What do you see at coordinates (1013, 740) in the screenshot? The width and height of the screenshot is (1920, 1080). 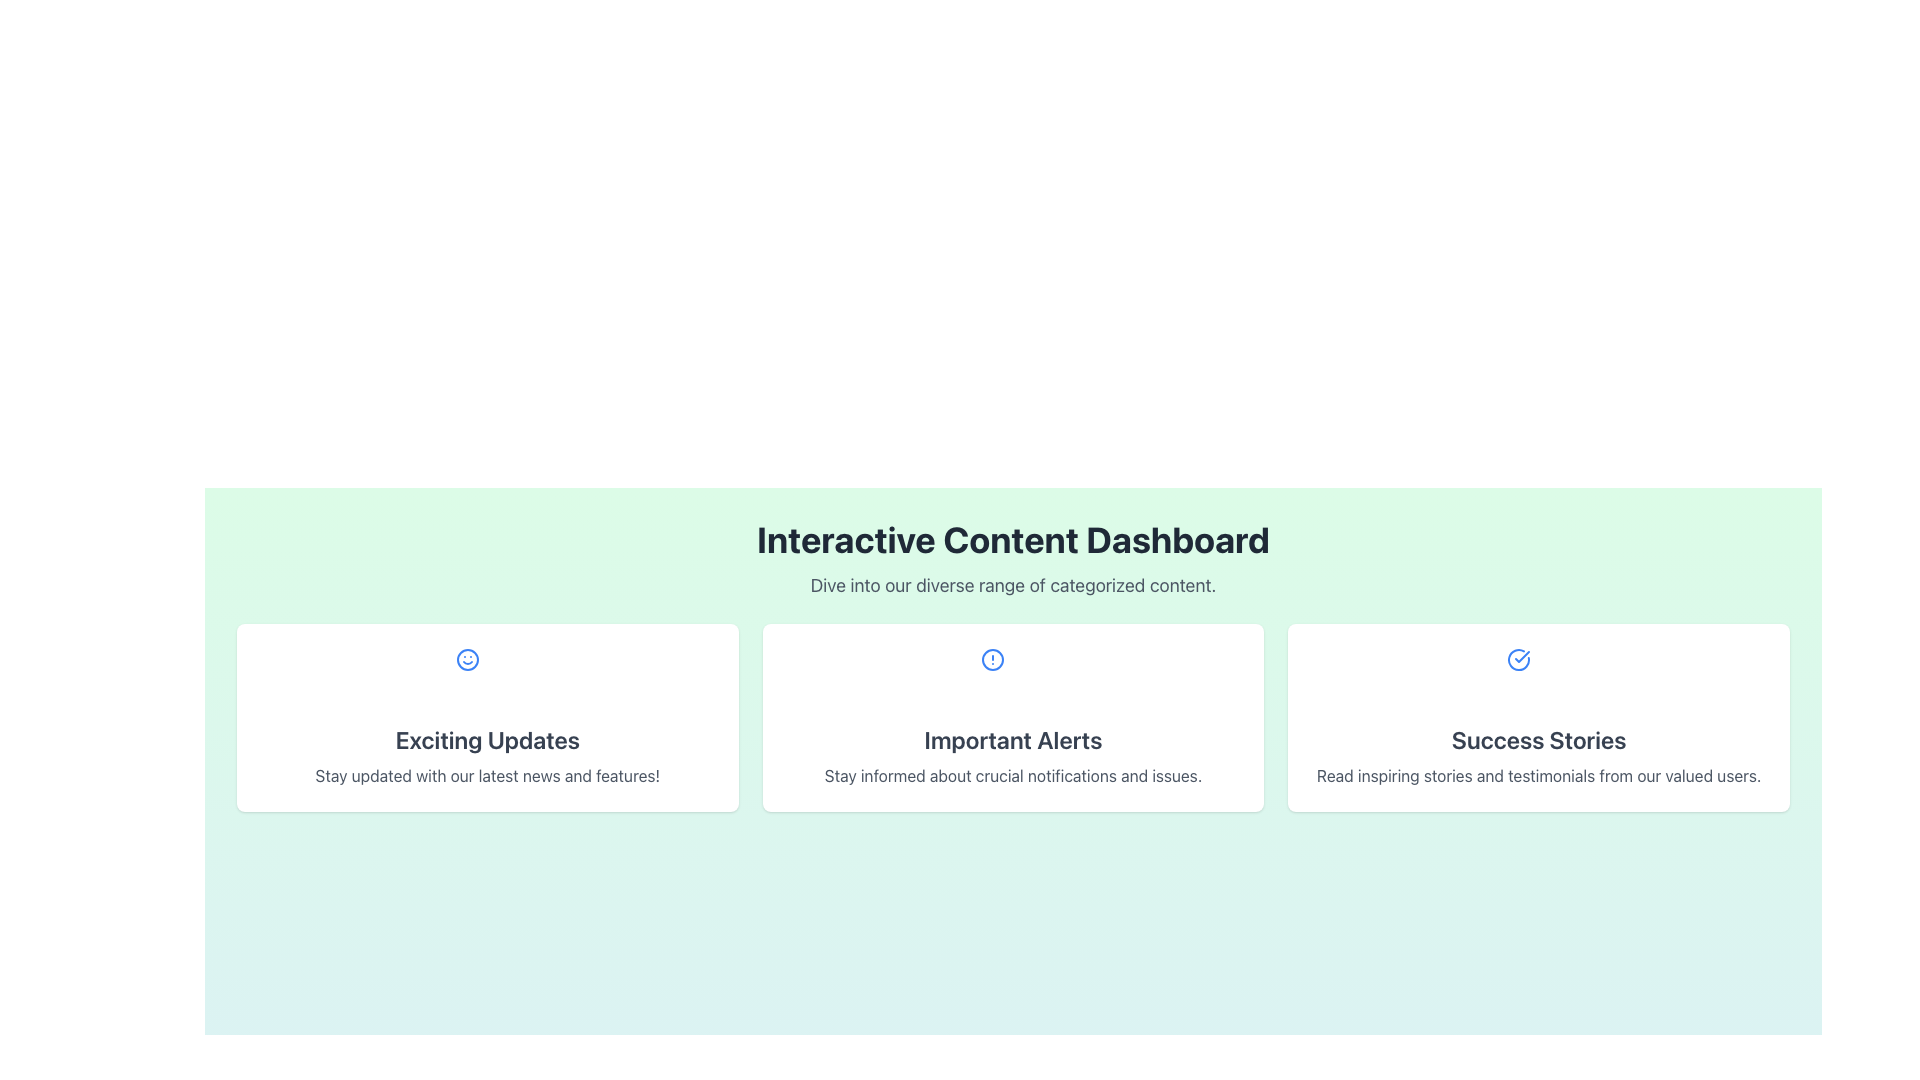 I see `text label with the caption 'Important Alerts' styled in large, bold, dark gray font located in the central card of the horizontally-aligned row` at bounding box center [1013, 740].